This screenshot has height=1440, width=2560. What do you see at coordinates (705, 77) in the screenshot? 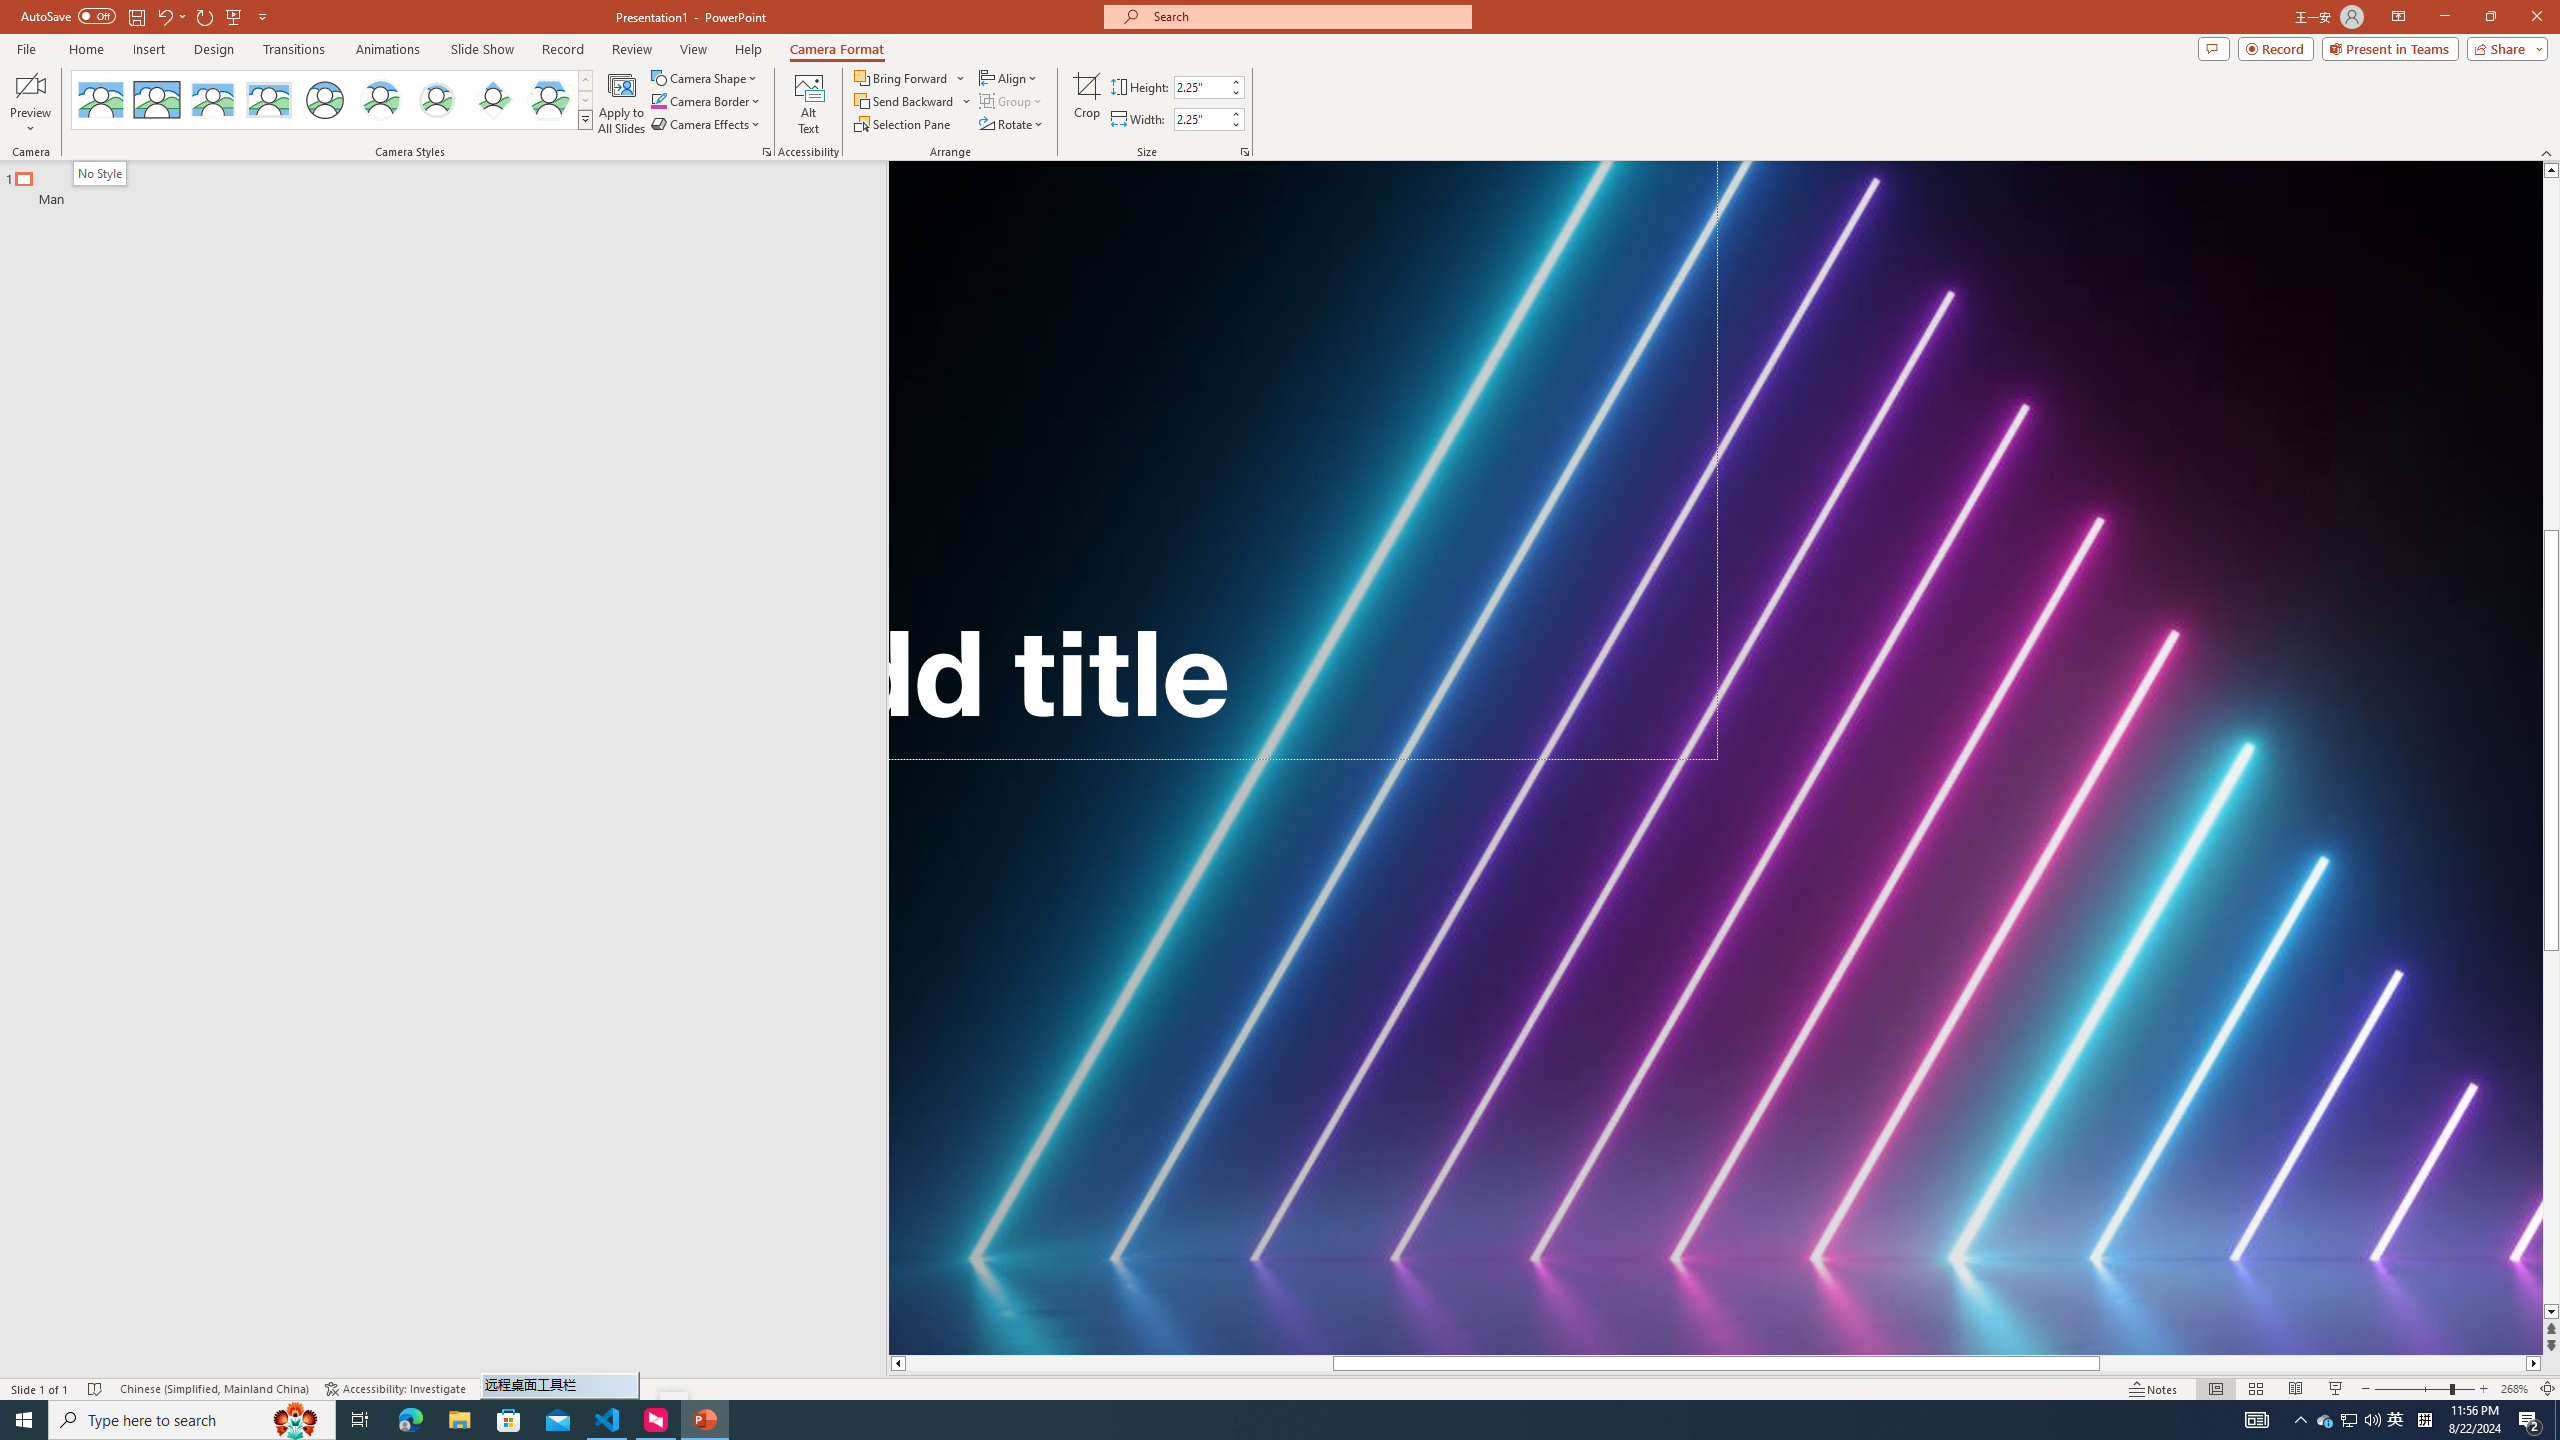
I see `'Camera Shape'` at bounding box center [705, 77].